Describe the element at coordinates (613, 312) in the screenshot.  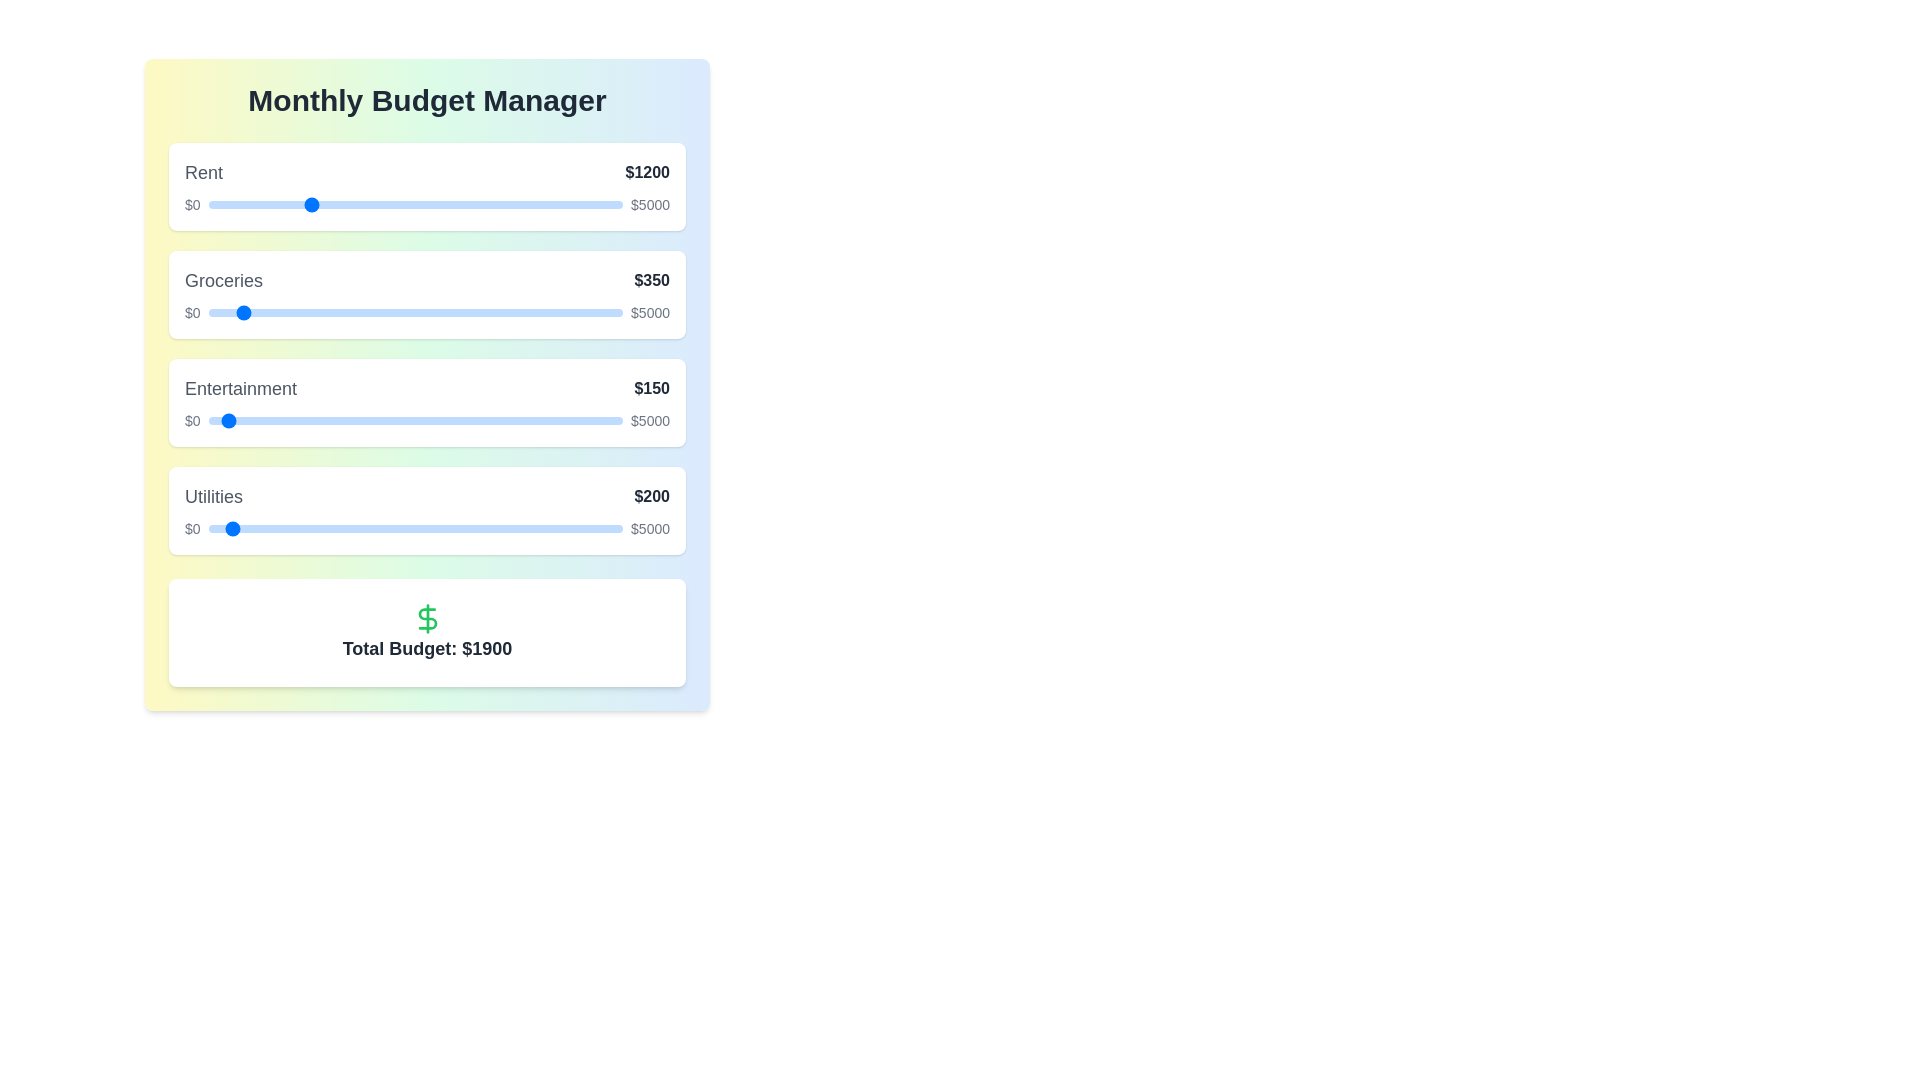
I see `the groceries budget slider` at that location.